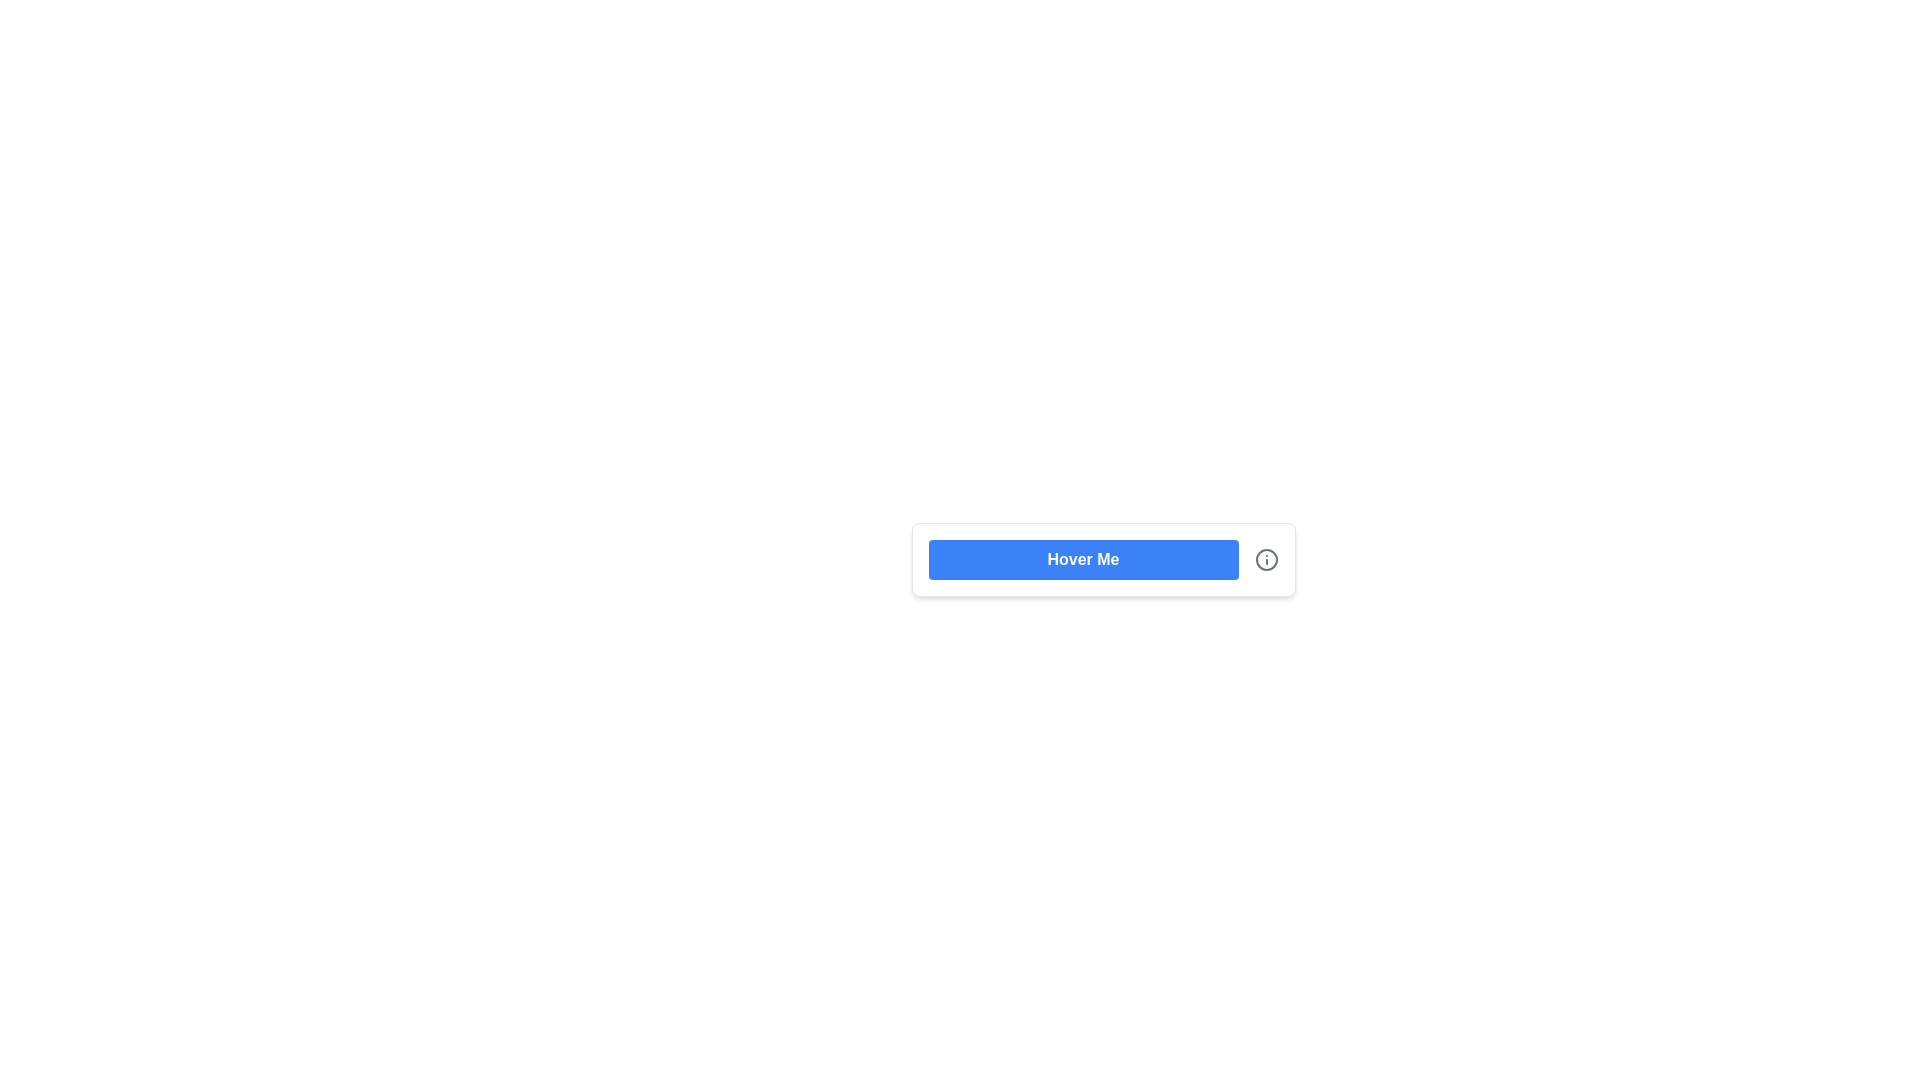 Image resolution: width=1920 pixels, height=1080 pixels. Describe the element at coordinates (1082, 559) in the screenshot. I see `the rectangular button with rounded corners labeled 'Hover Me'` at that location.